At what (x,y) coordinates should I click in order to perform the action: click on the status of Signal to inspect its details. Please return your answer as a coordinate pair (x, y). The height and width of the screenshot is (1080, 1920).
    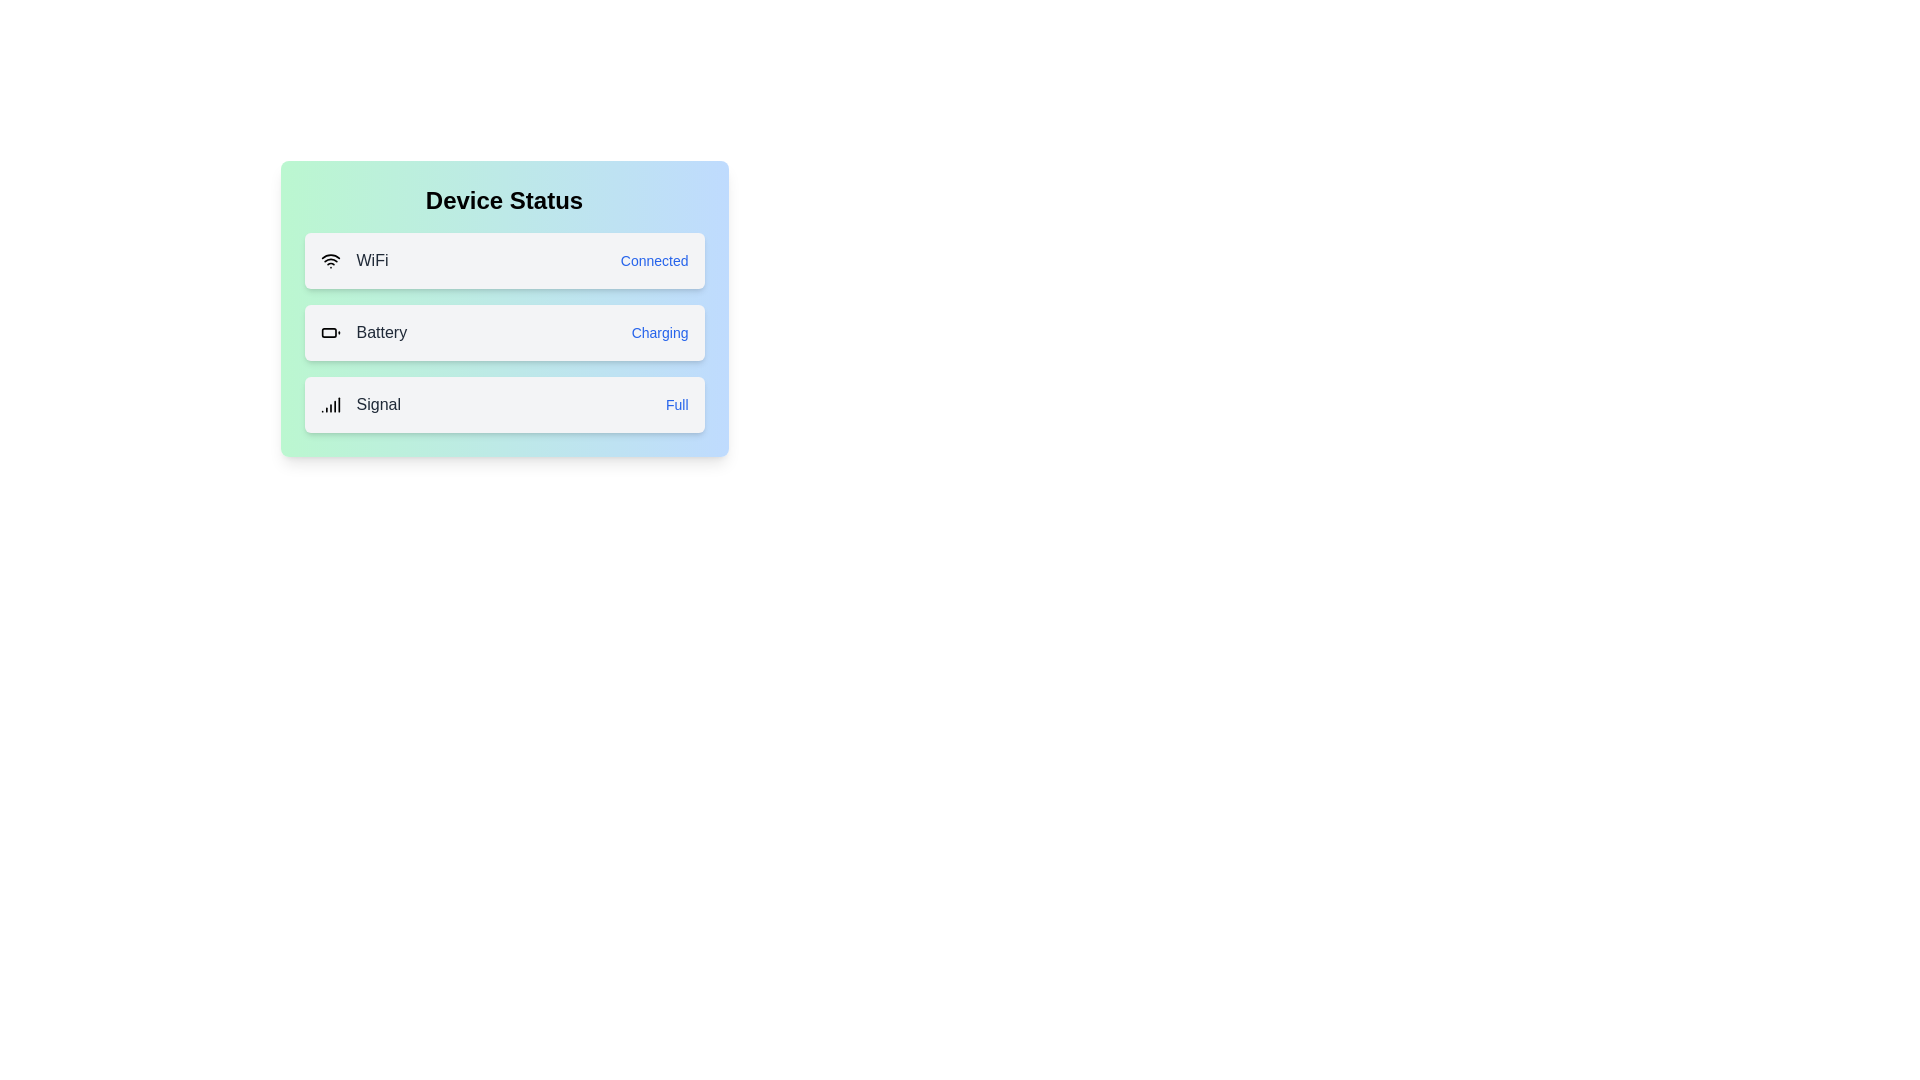
    Looking at the image, I should click on (504, 405).